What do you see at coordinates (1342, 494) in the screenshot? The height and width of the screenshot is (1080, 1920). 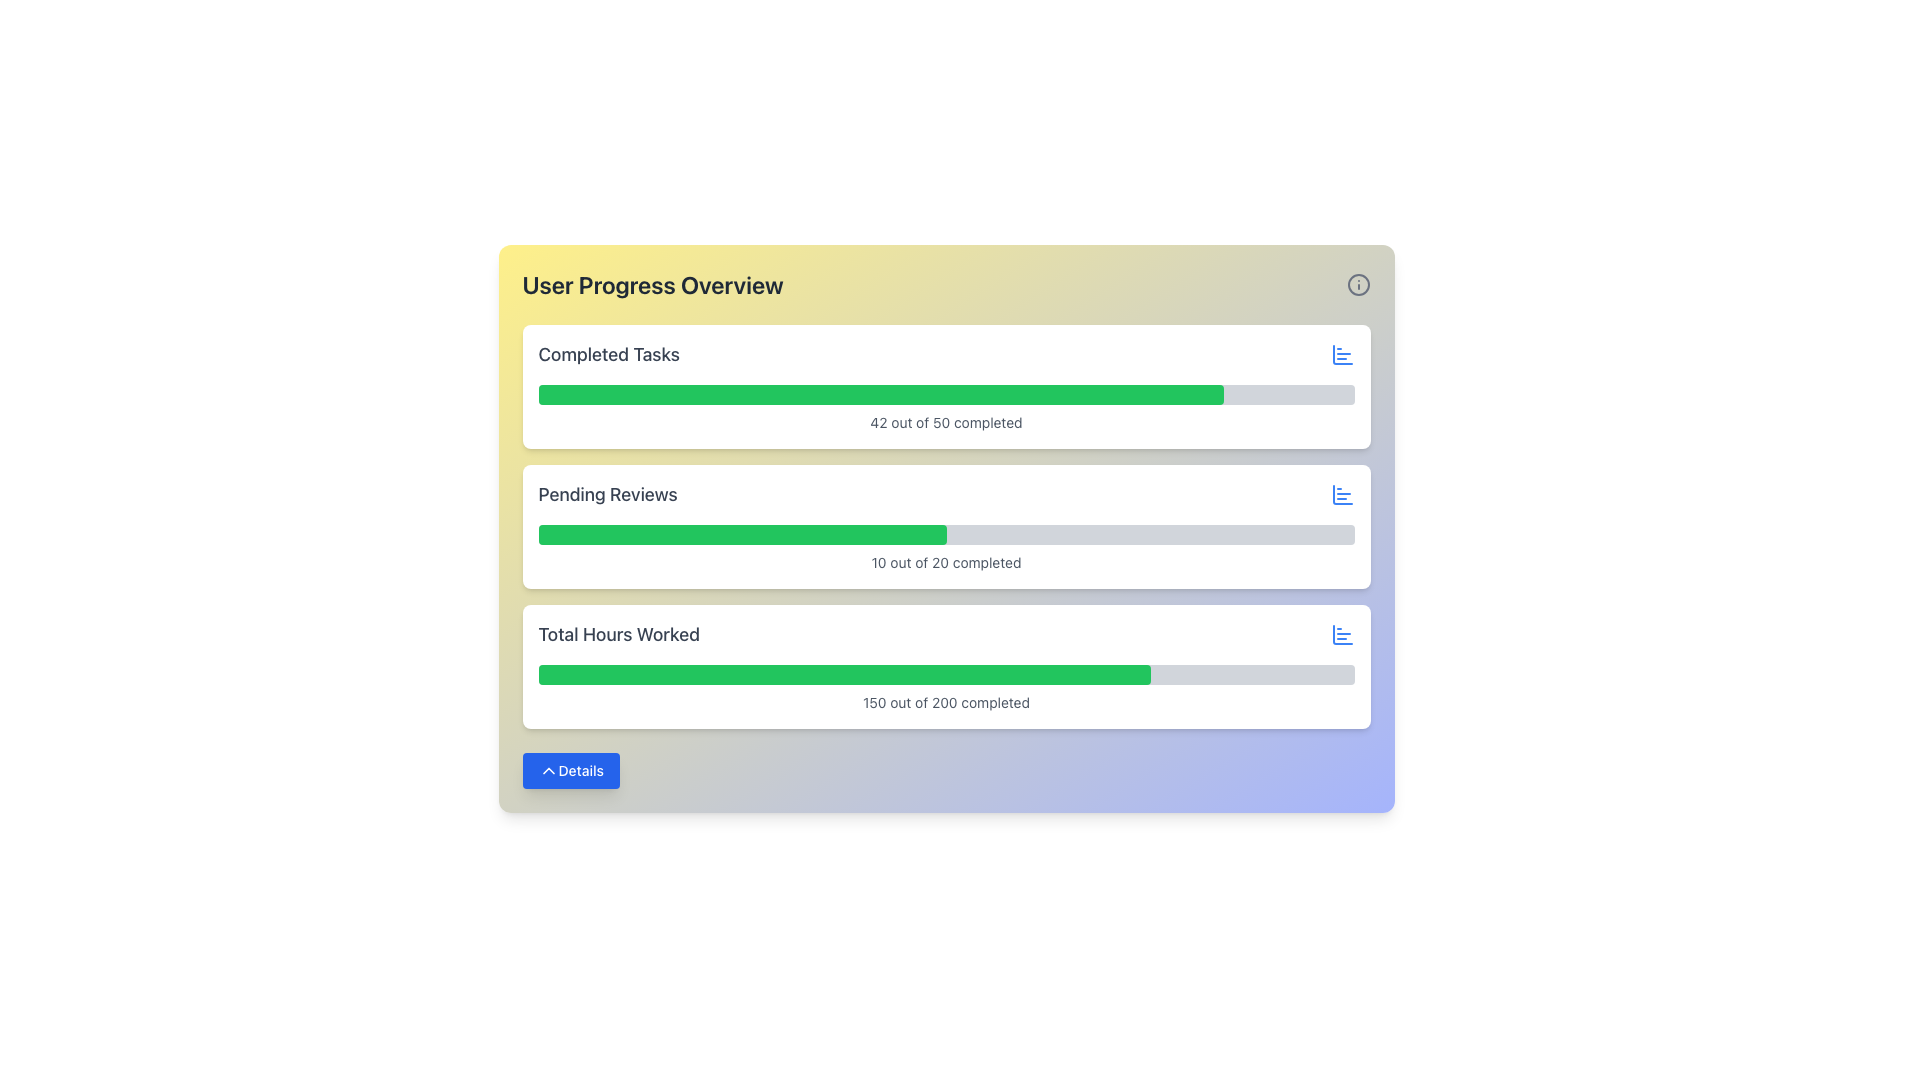 I see `the icon representing the availability of the bar chart for 'Pending Reviews'` at bounding box center [1342, 494].